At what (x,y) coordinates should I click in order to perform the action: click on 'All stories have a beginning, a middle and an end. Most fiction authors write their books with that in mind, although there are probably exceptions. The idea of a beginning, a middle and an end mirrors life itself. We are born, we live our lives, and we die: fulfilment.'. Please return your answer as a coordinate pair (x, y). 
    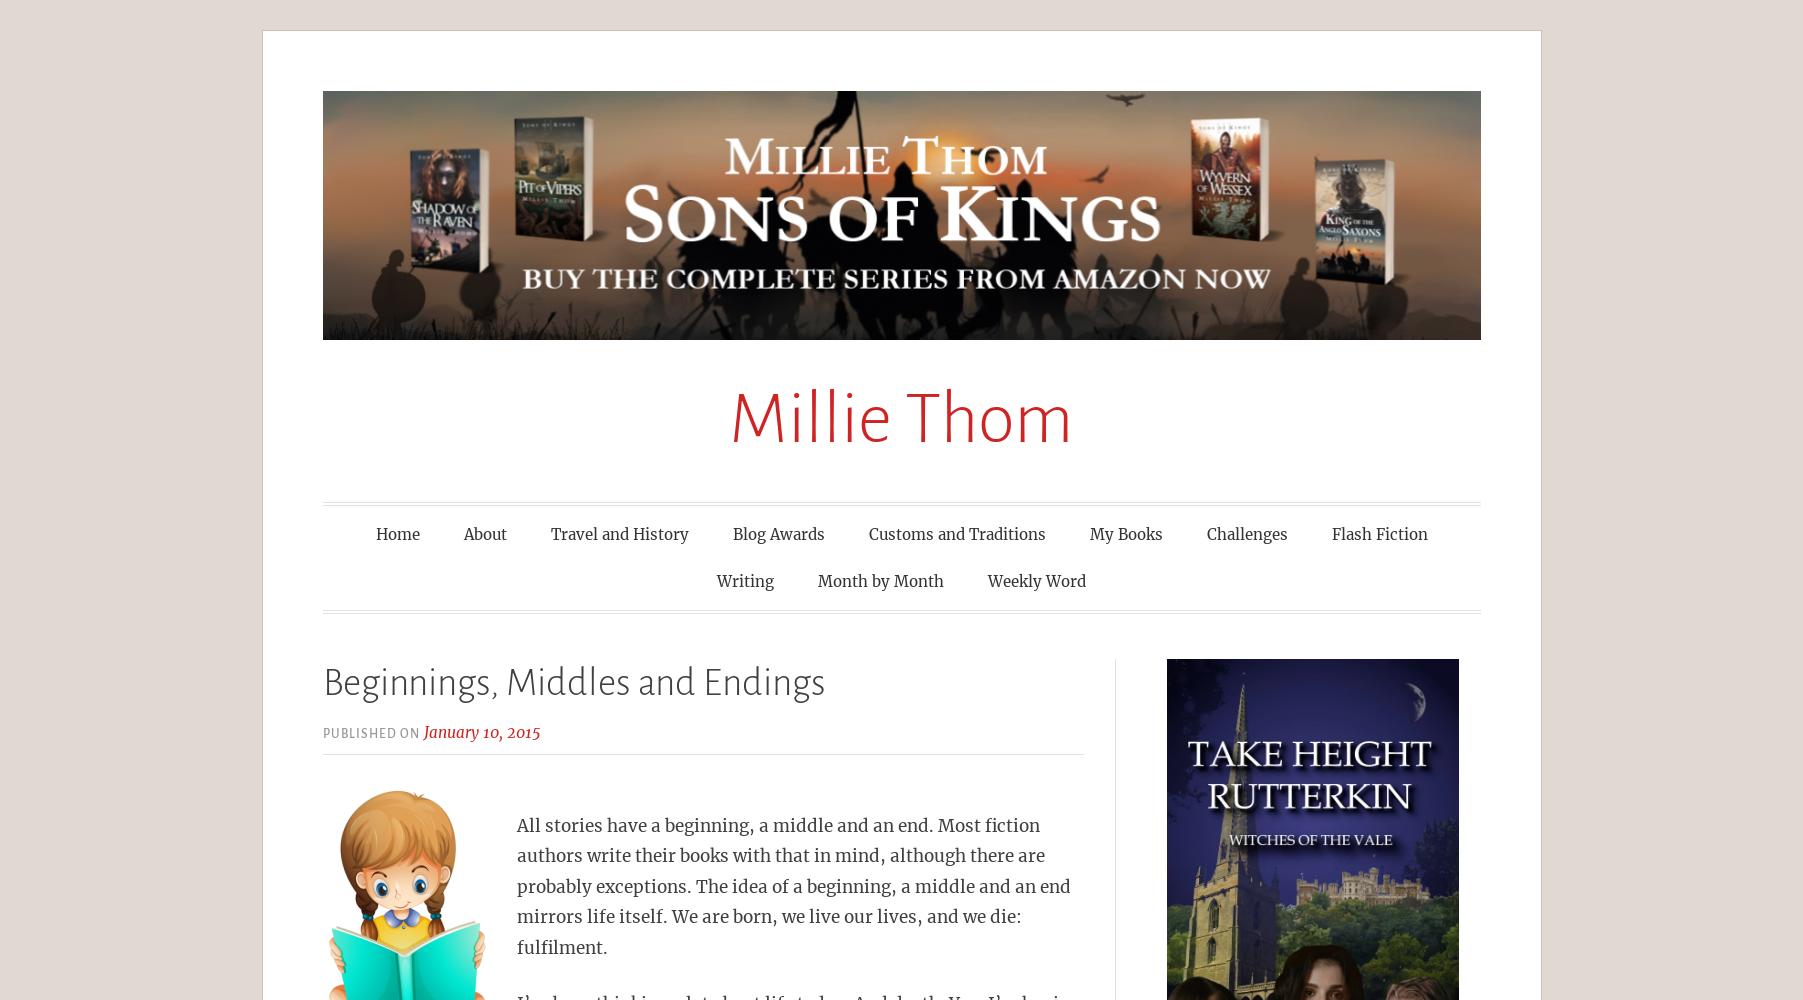
    Looking at the image, I should click on (794, 886).